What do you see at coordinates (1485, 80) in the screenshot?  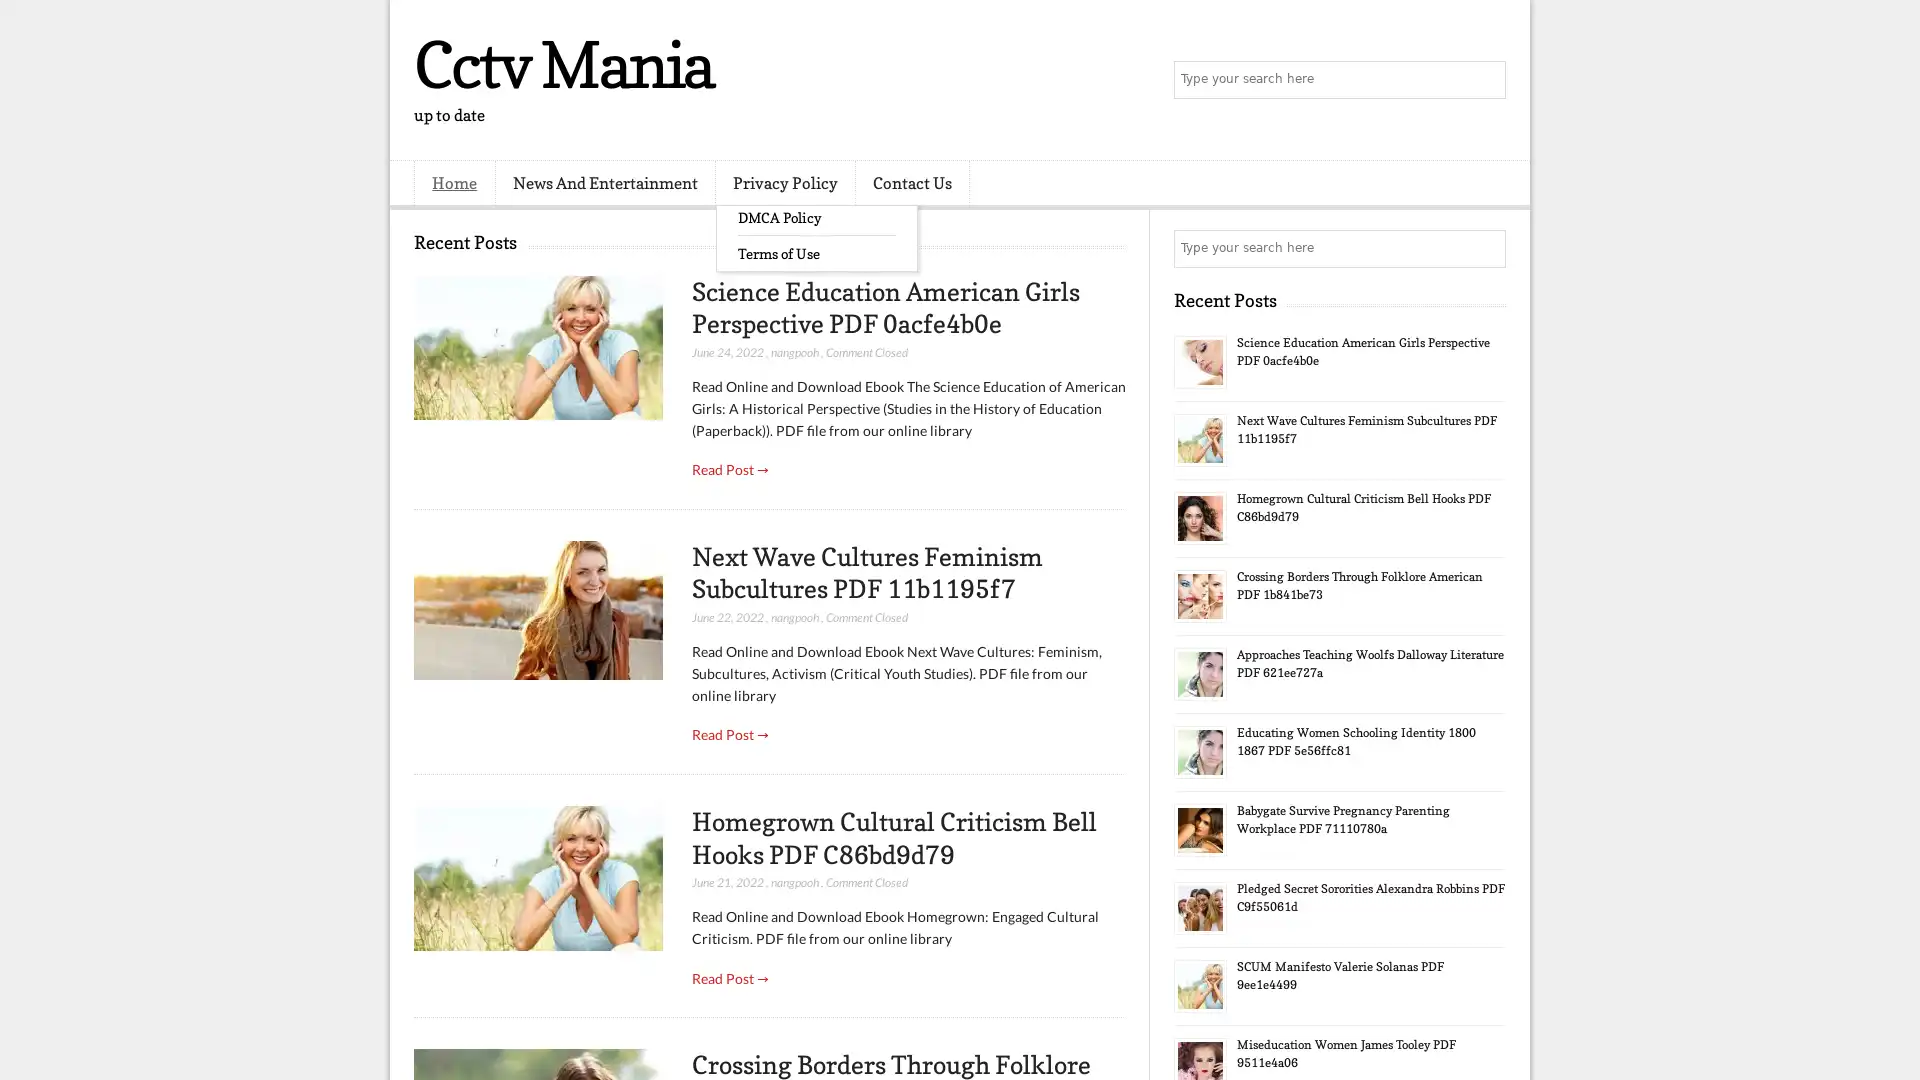 I see `Search` at bounding box center [1485, 80].